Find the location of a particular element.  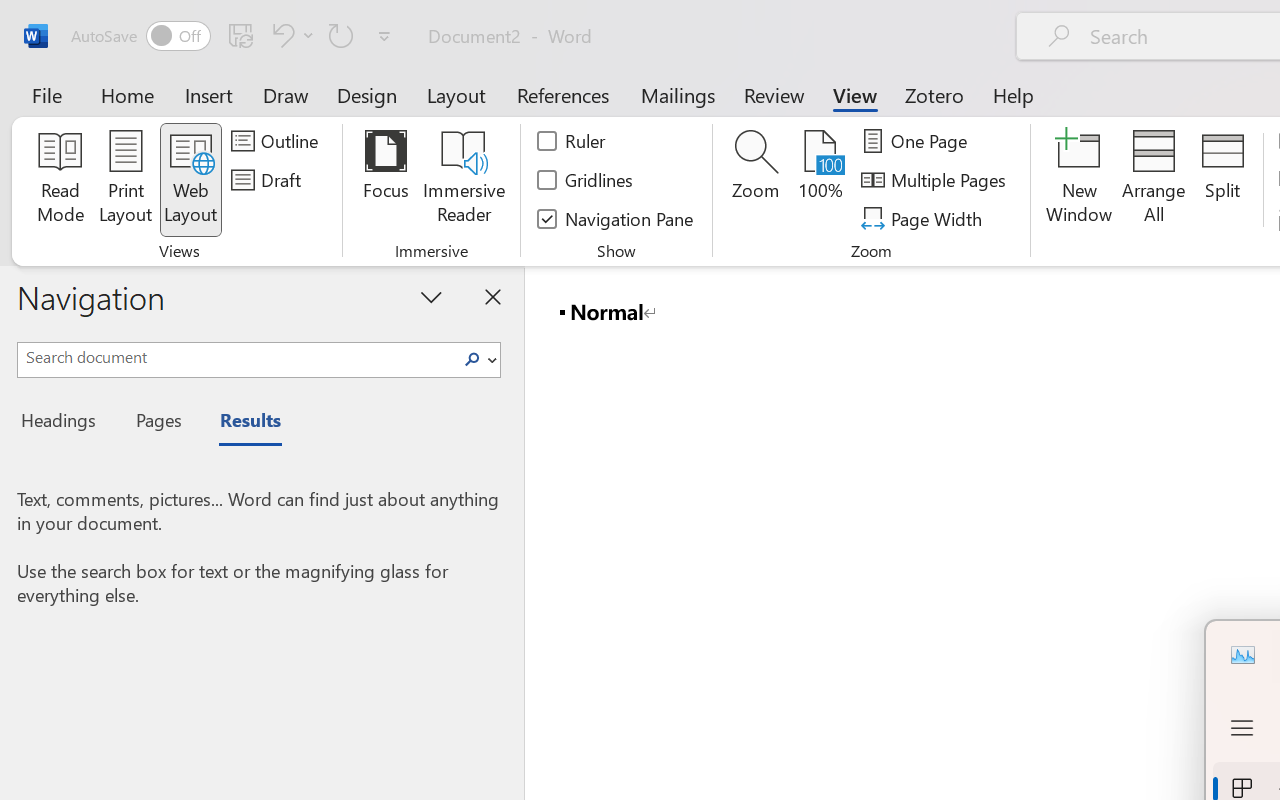

'Insert' is located at coordinates (209, 94).